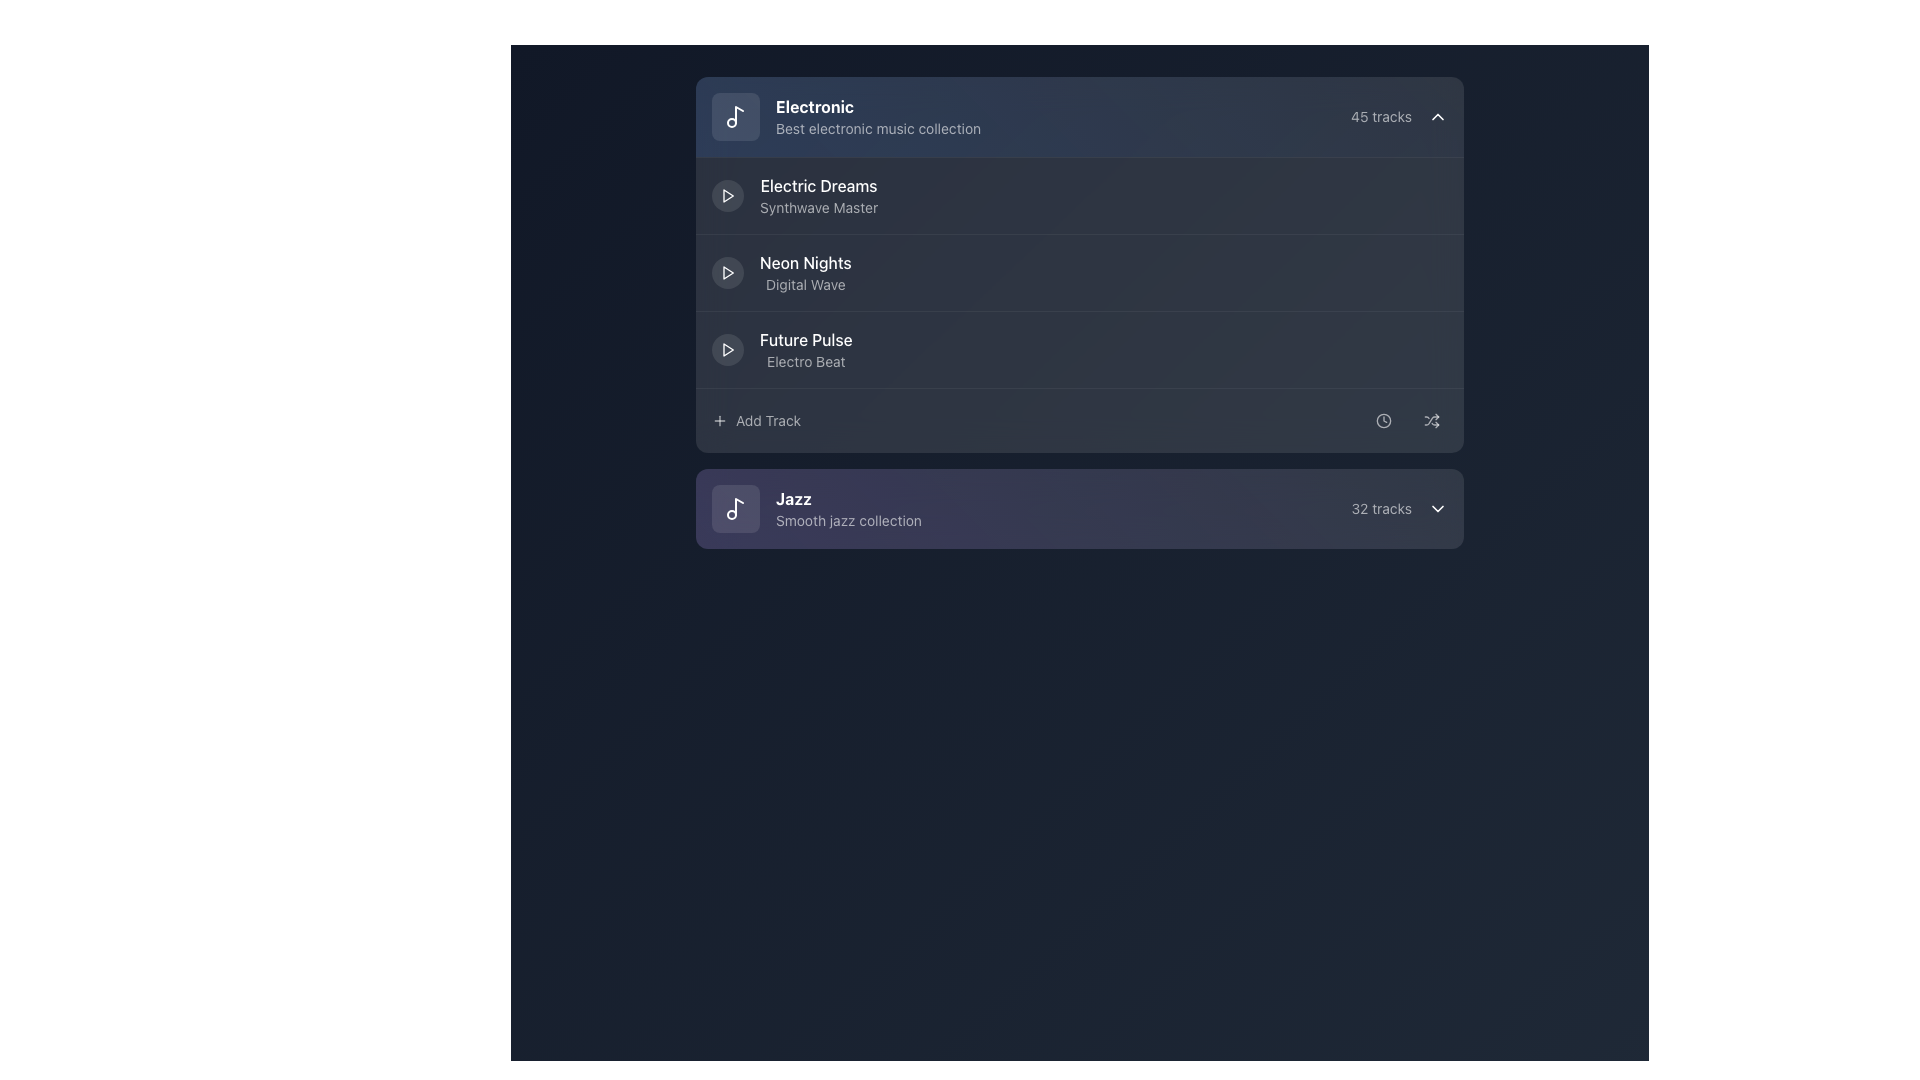  Describe the element at coordinates (1398, 508) in the screenshot. I see `the composite UI component displaying the text '32 tracks' with a downward chevron icon, located to the right of the 'Jazz Smooth jazz collection' title` at that location.